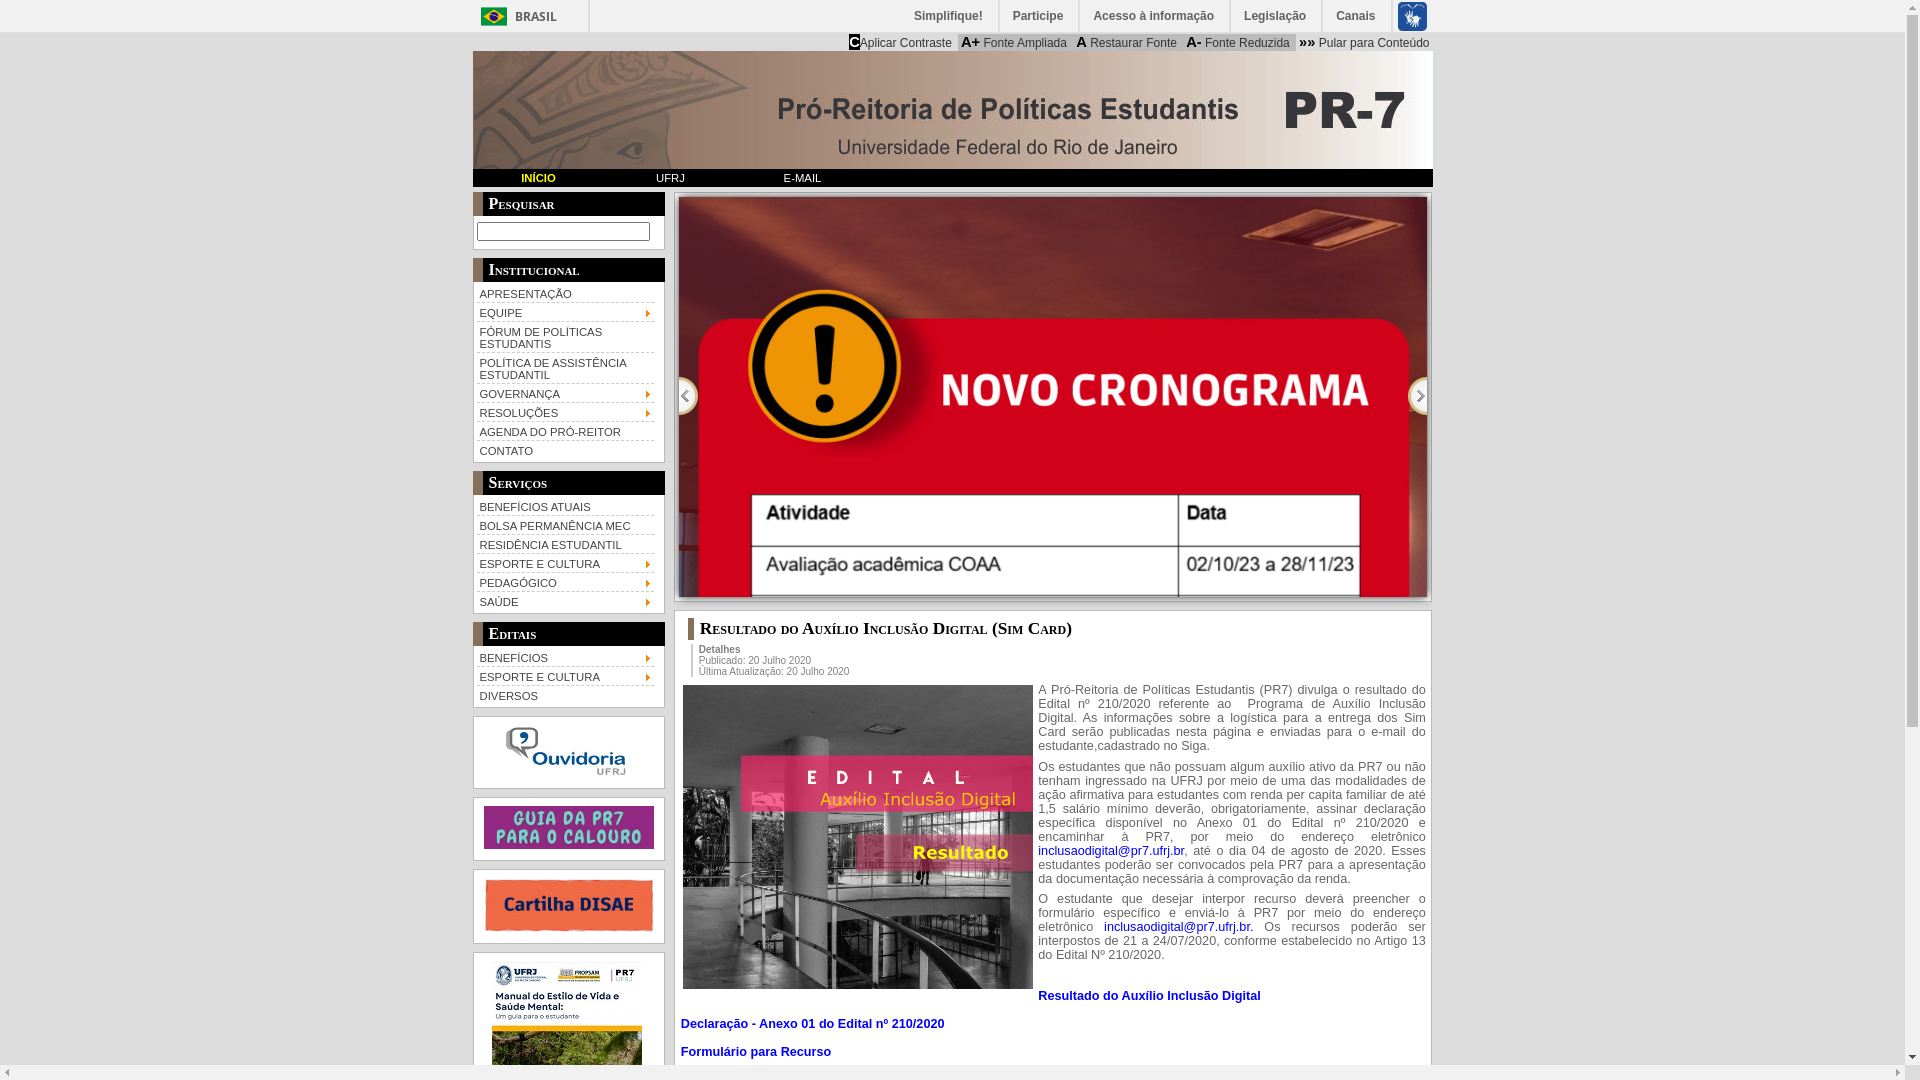  What do you see at coordinates (564, 562) in the screenshot?
I see `'ESPORTE E CULTURA'` at bounding box center [564, 562].